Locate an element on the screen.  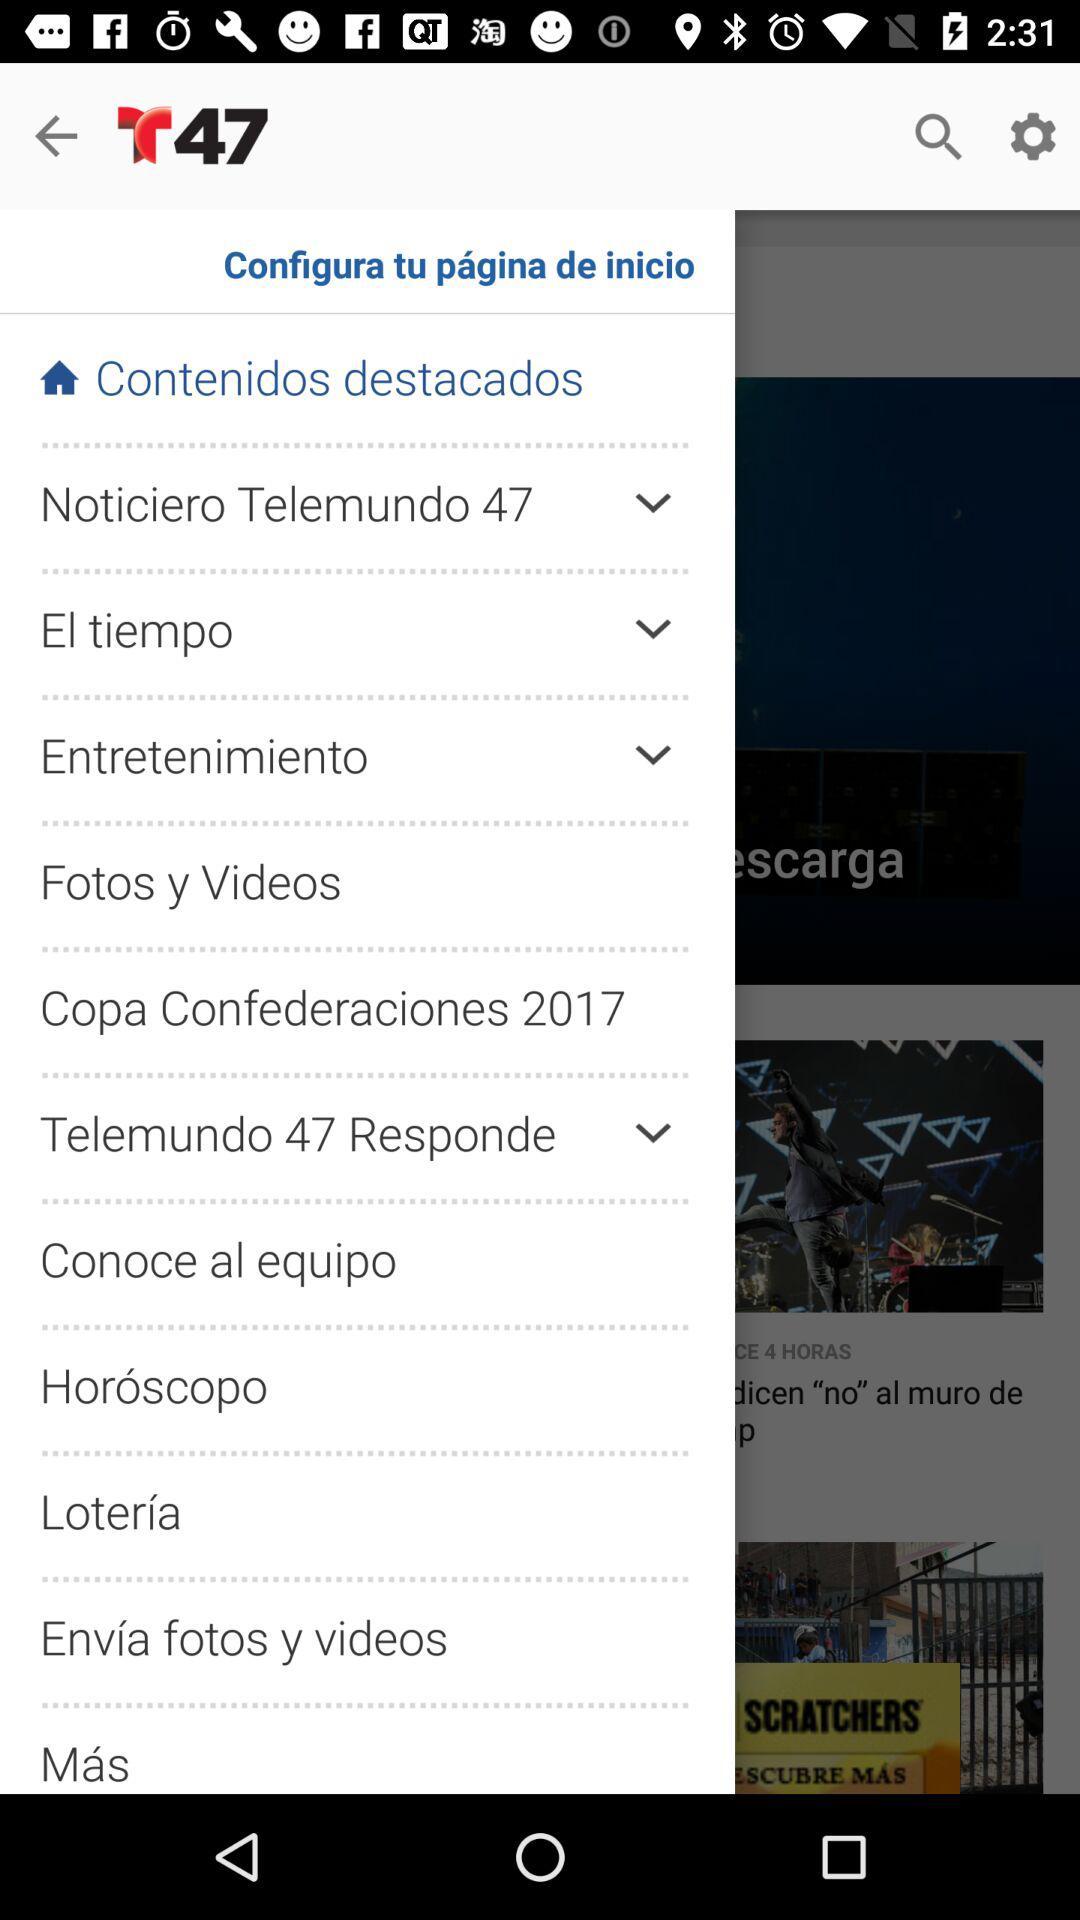
search button is located at coordinates (938, 136).